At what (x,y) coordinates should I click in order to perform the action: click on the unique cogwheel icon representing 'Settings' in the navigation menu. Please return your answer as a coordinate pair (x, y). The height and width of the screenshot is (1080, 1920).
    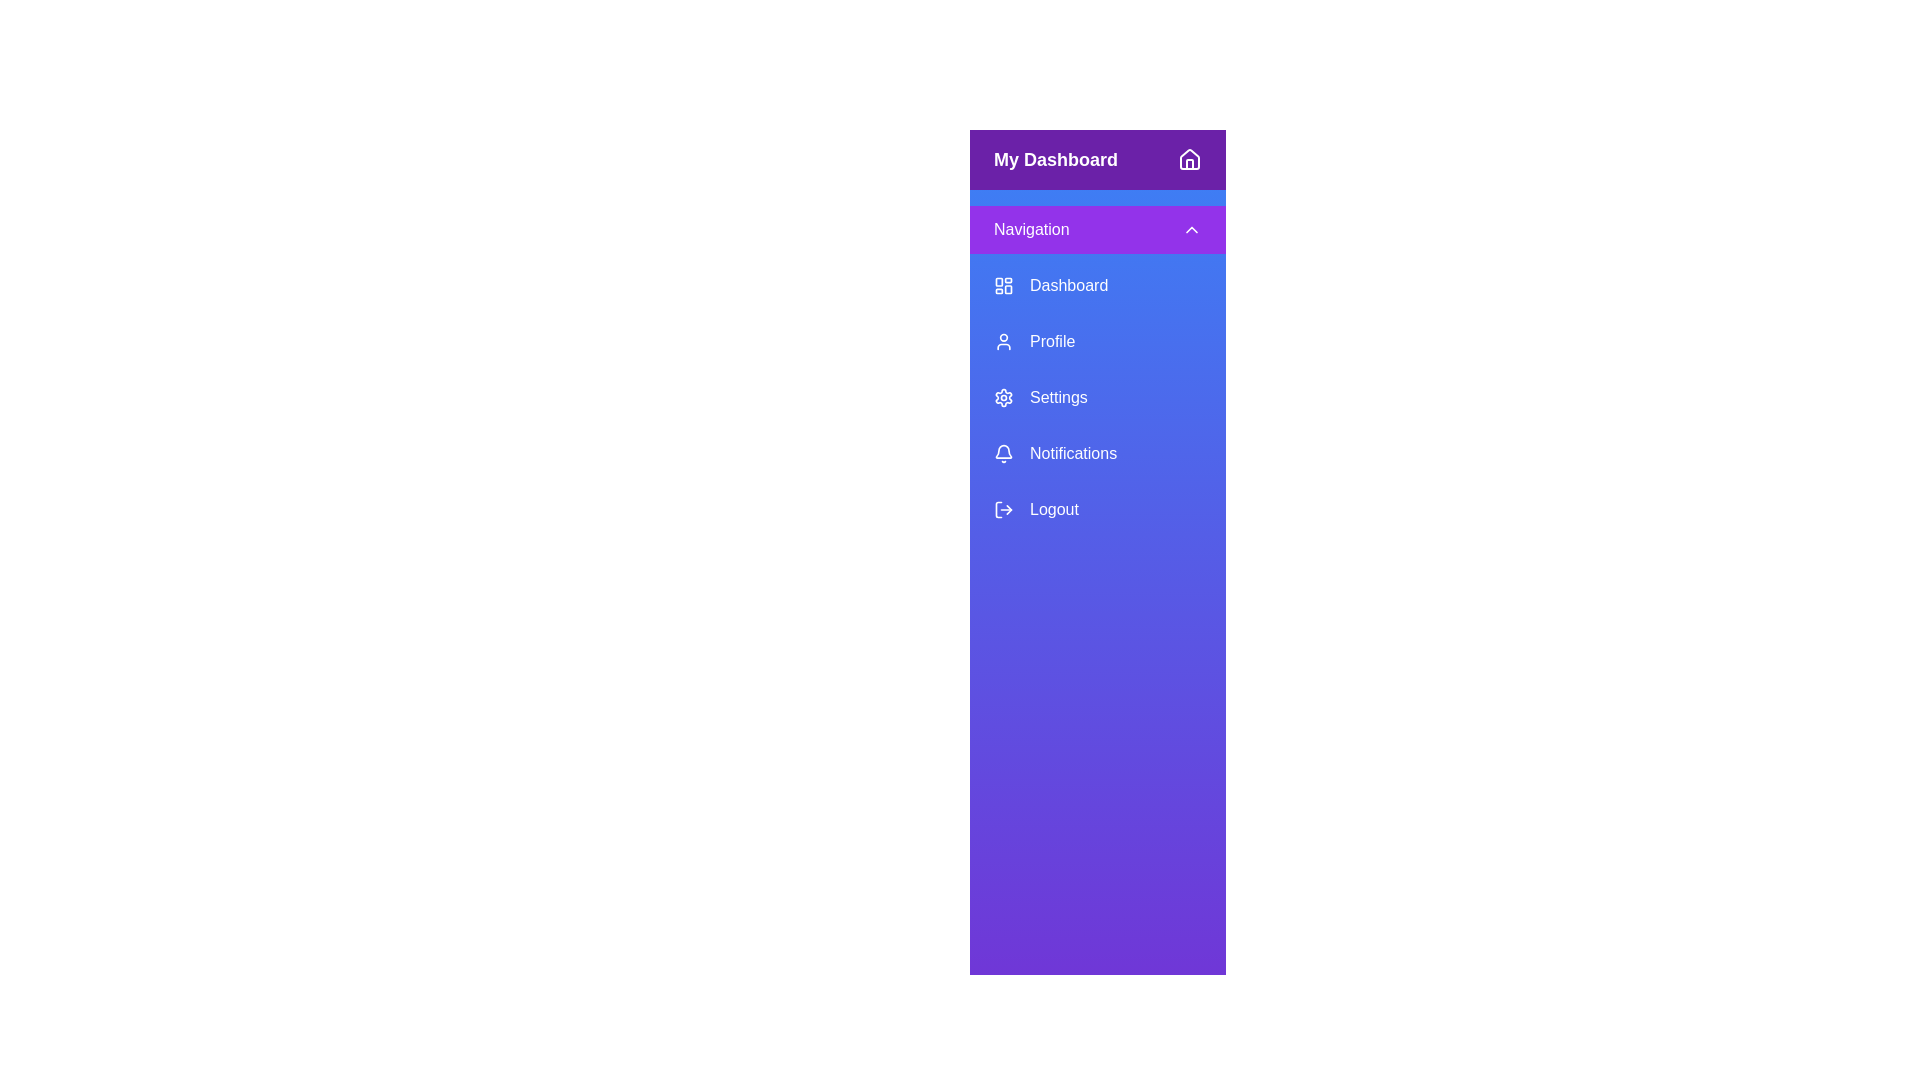
    Looking at the image, I should click on (1003, 397).